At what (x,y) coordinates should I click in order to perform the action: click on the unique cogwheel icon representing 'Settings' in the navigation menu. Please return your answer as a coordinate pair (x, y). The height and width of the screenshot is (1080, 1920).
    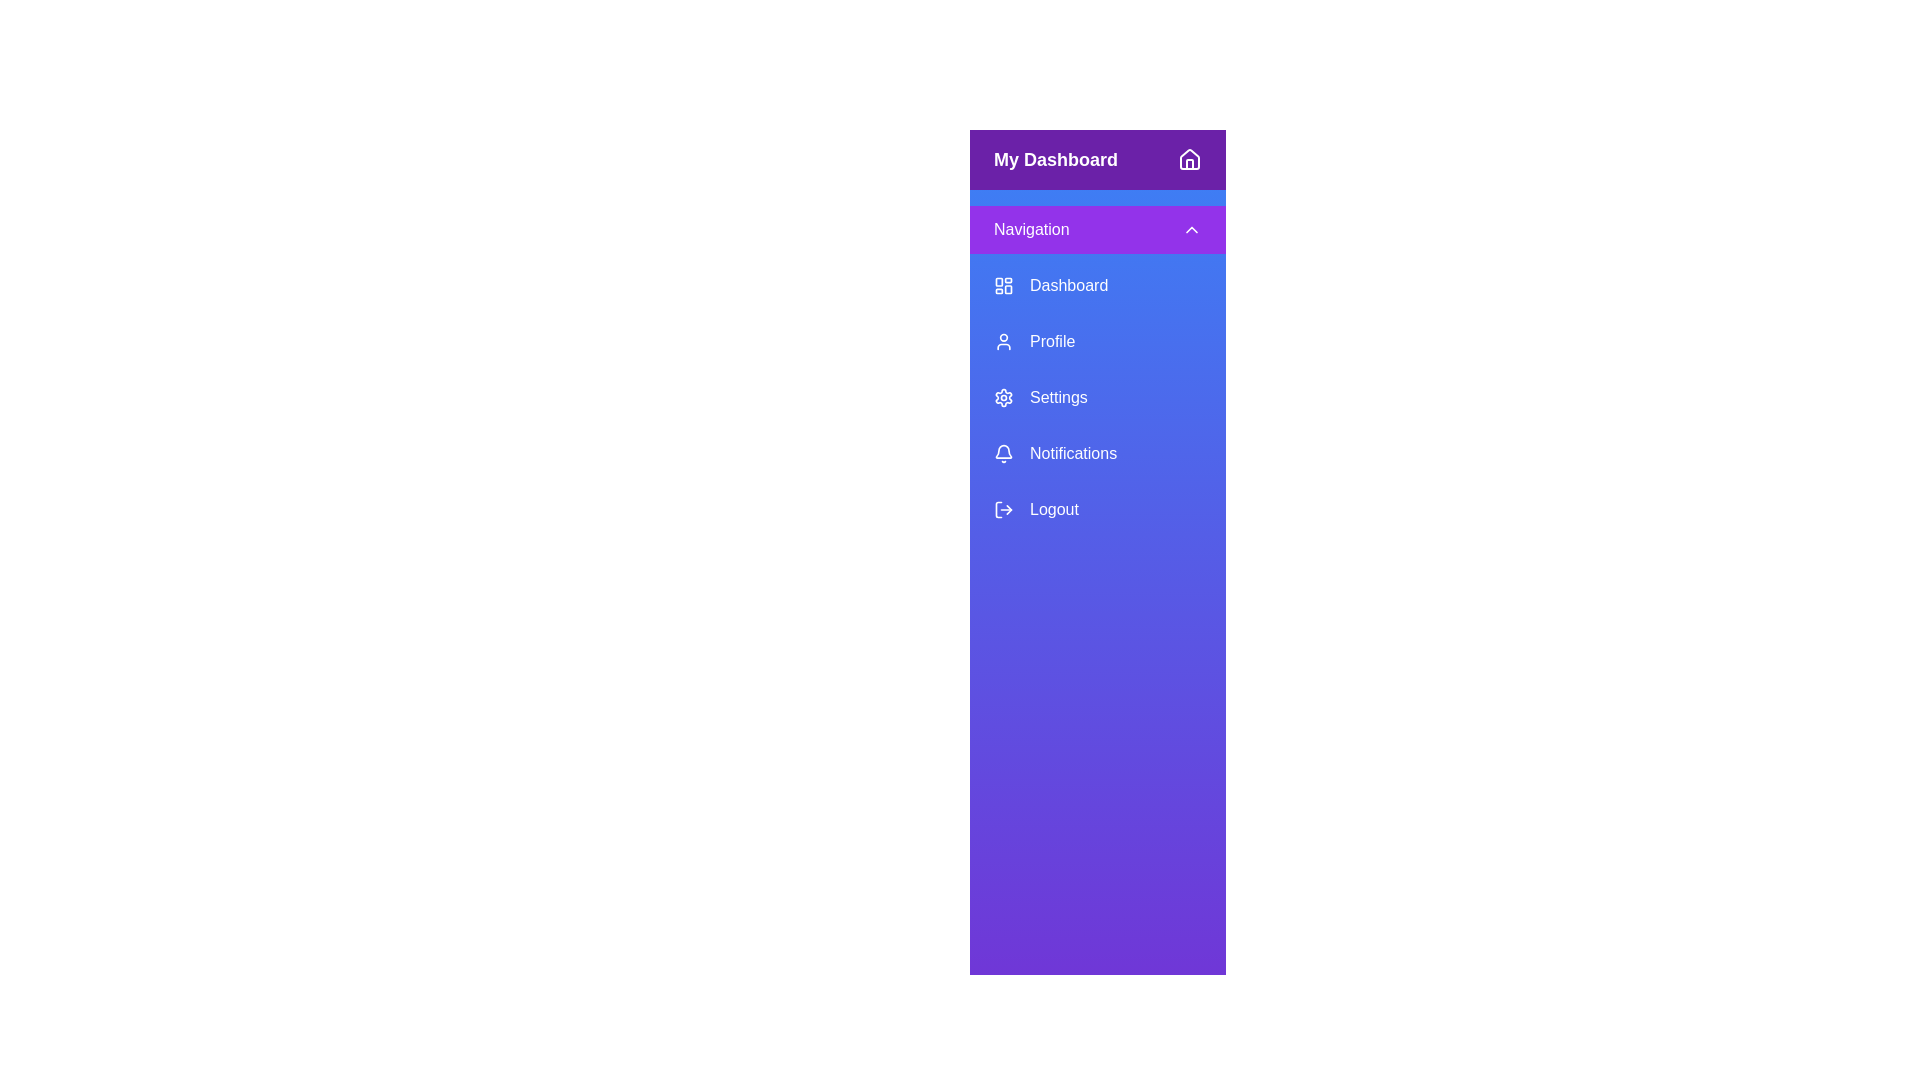
    Looking at the image, I should click on (1003, 397).